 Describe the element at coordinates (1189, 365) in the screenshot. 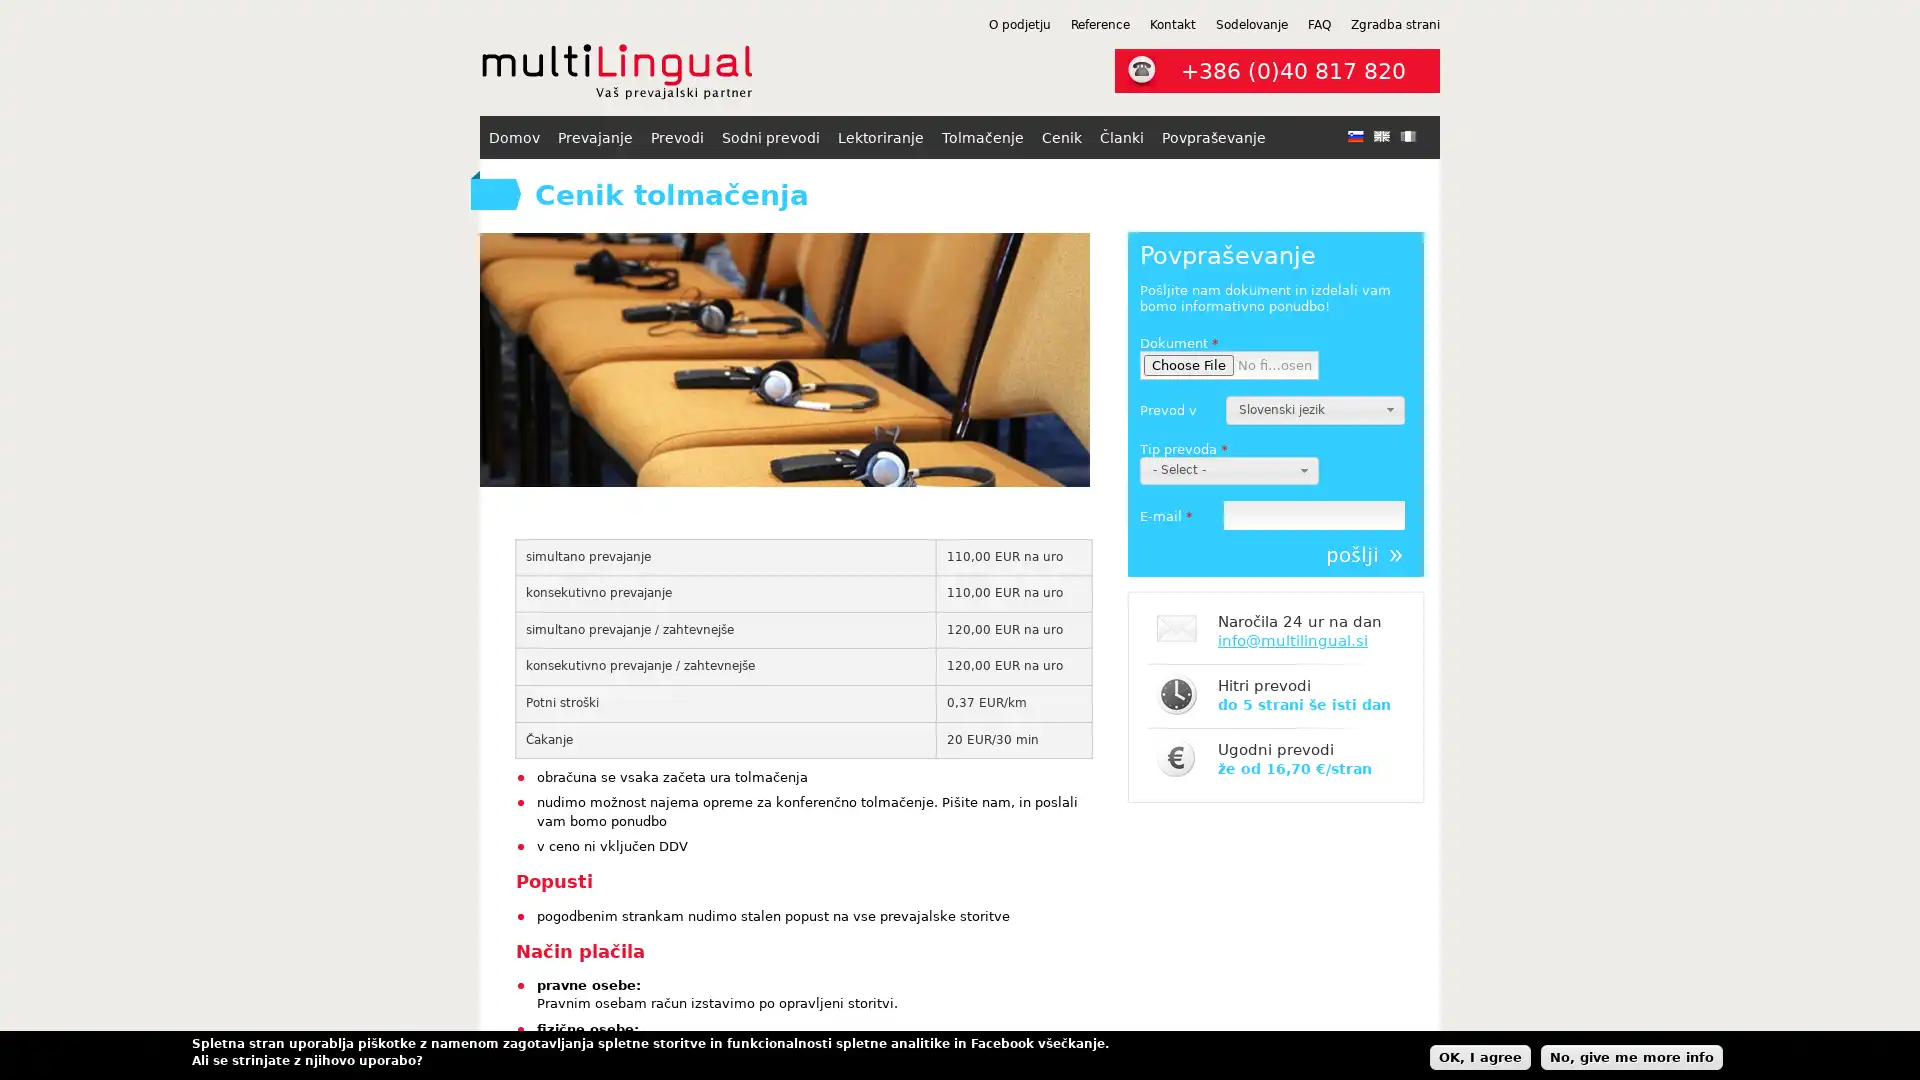

I see `Choose File` at that location.